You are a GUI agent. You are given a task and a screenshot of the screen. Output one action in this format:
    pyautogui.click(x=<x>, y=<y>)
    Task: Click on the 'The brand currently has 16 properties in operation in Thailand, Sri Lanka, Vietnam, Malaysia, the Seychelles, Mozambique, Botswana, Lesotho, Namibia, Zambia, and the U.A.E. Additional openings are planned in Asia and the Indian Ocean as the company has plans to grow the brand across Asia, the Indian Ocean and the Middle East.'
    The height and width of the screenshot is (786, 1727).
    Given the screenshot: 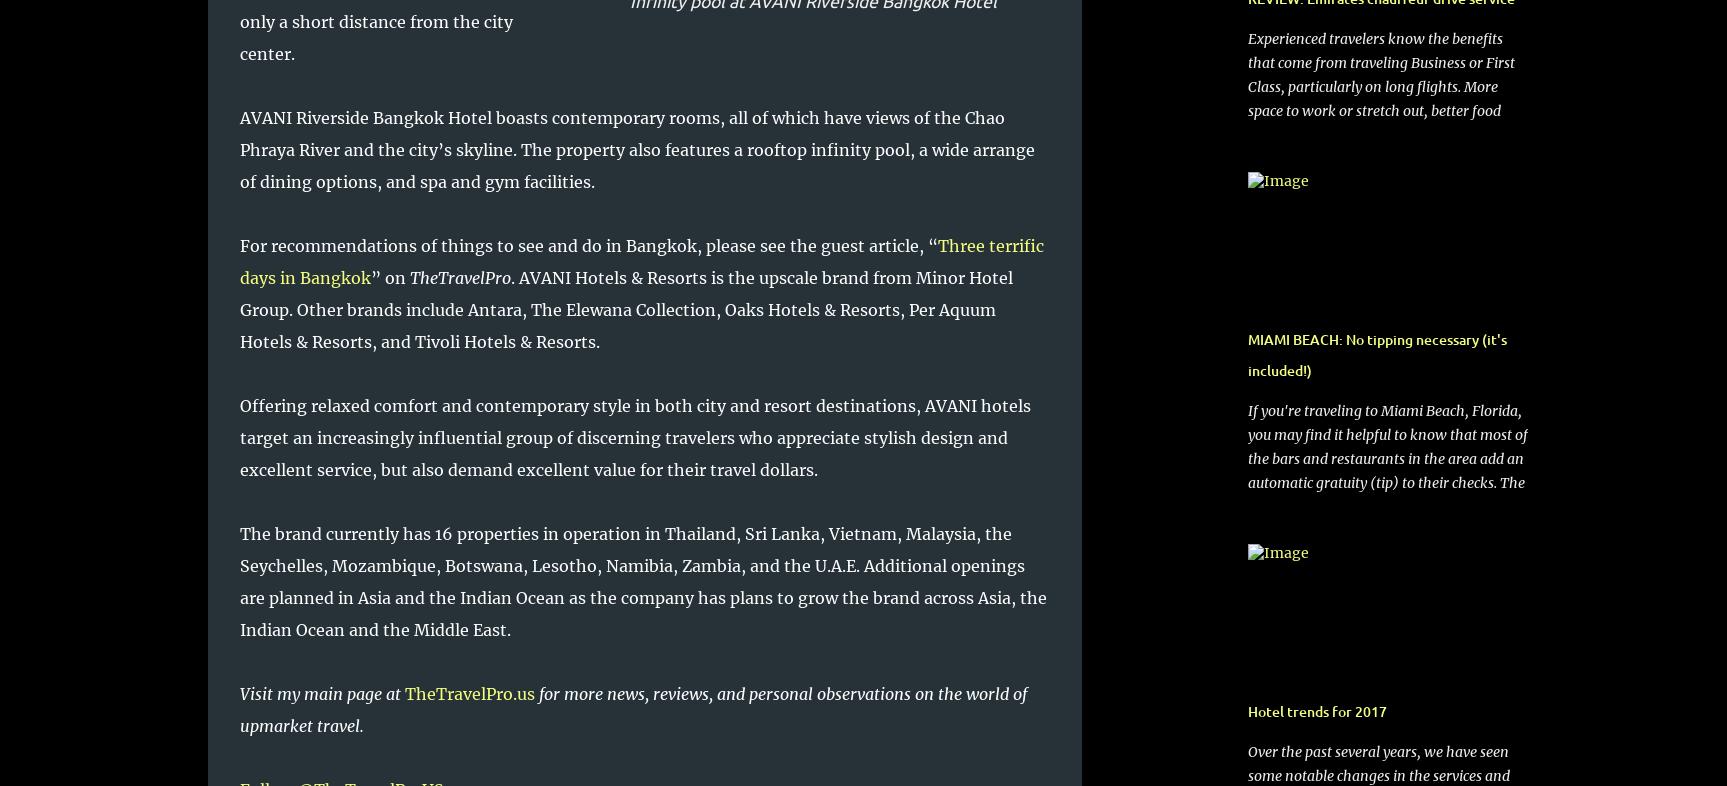 What is the action you would take?
    pyautogui.click(x=239, y=581)
    